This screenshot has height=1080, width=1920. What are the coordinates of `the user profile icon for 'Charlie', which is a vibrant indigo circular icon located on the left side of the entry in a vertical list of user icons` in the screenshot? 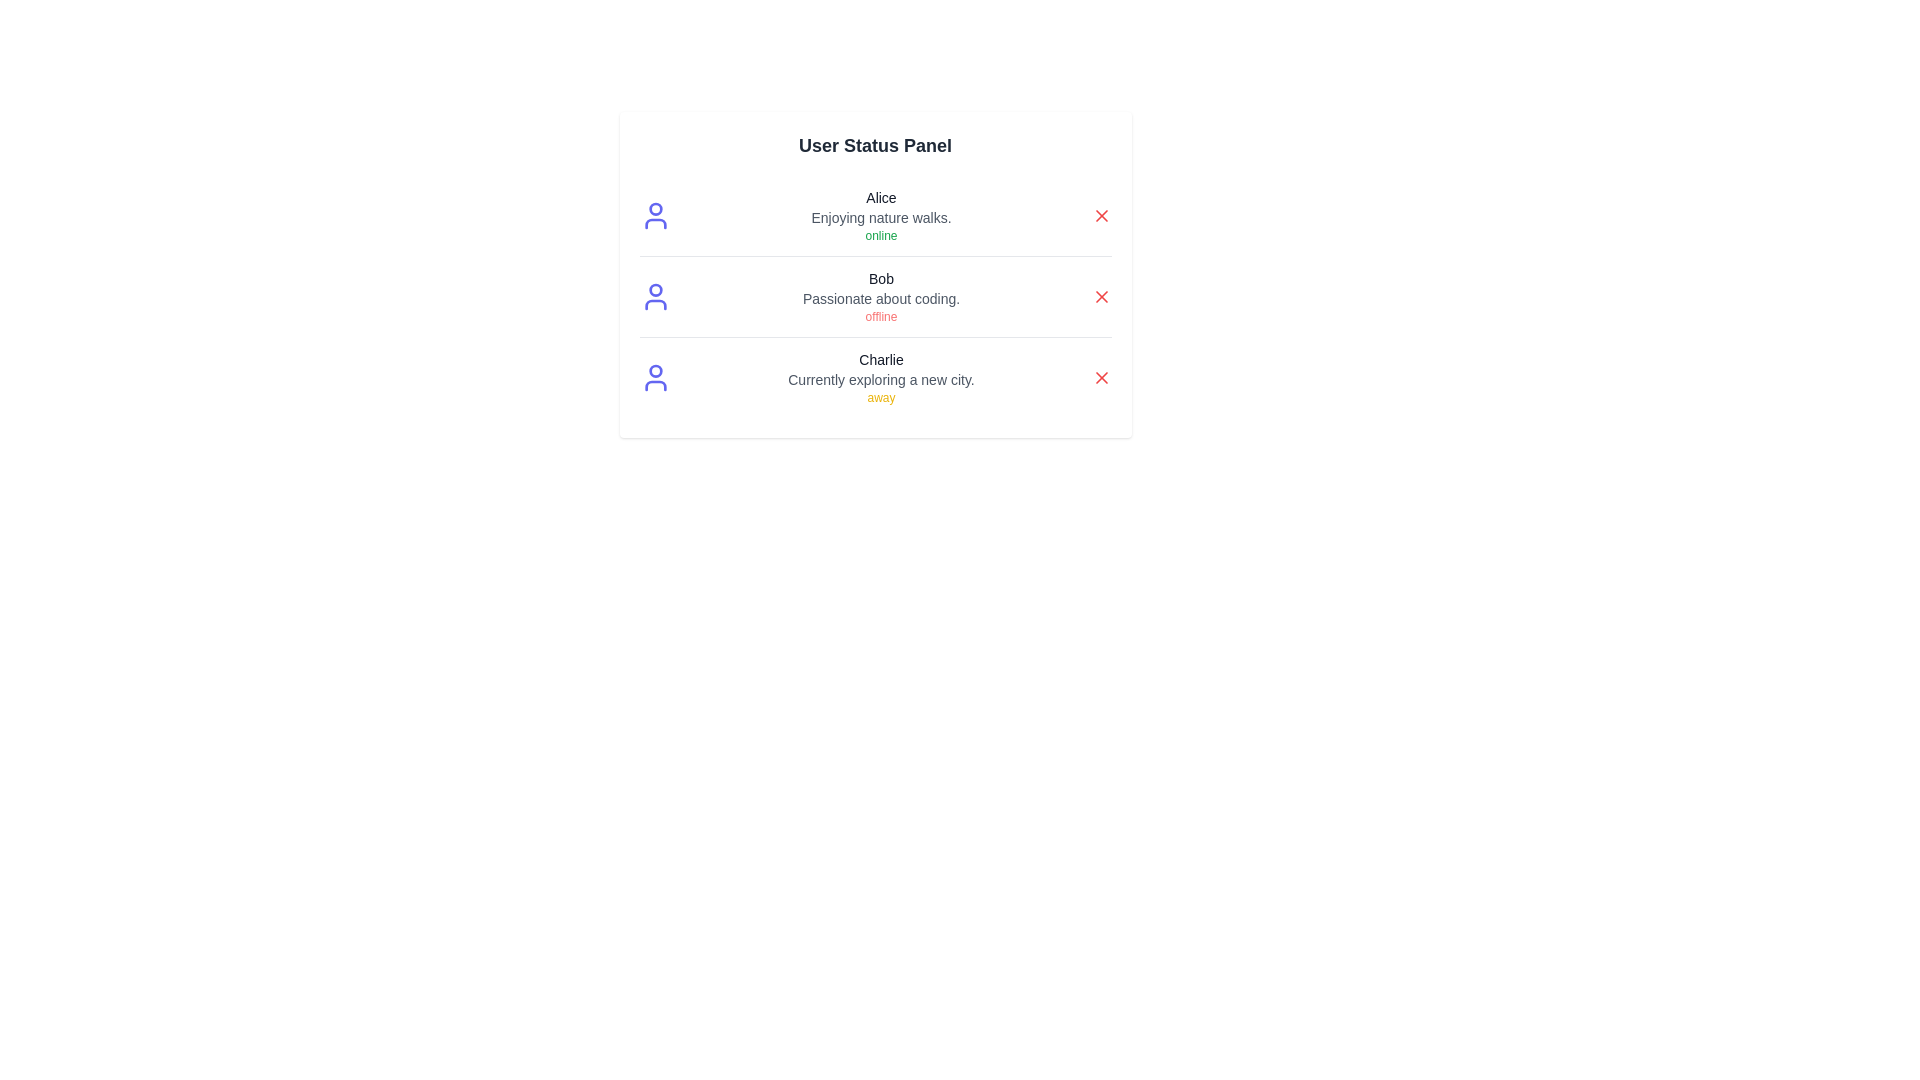 It's located at (655, 378).